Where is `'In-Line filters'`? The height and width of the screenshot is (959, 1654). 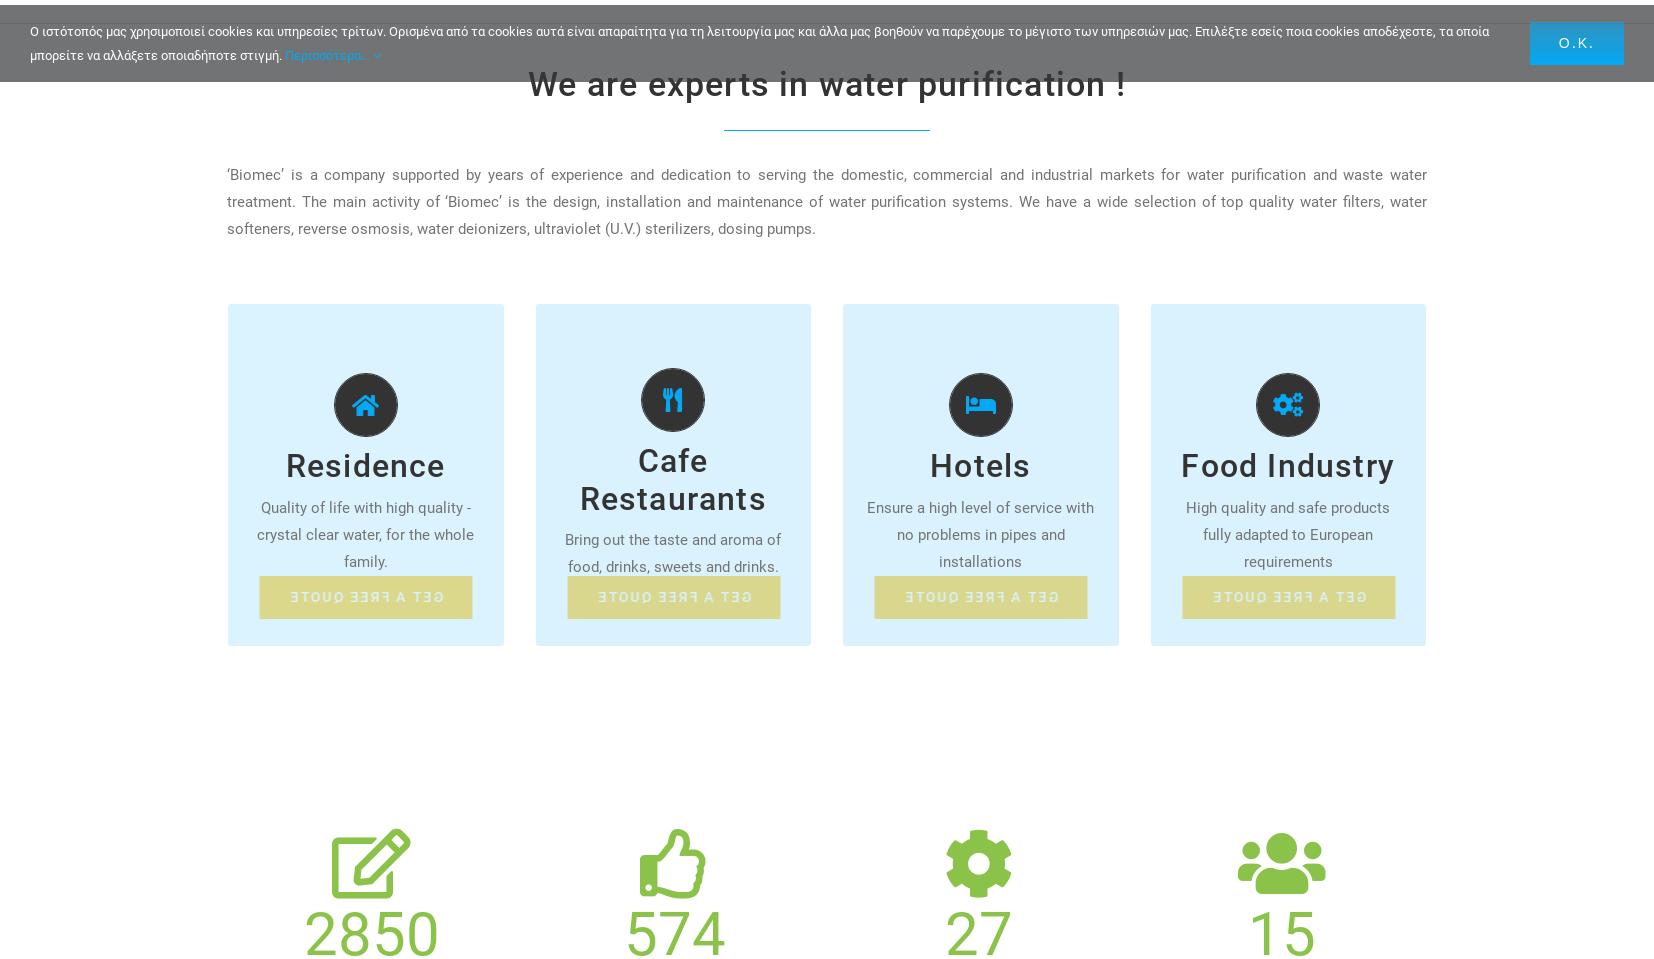 'In-Line filters' is located at coordinates (344, 431).